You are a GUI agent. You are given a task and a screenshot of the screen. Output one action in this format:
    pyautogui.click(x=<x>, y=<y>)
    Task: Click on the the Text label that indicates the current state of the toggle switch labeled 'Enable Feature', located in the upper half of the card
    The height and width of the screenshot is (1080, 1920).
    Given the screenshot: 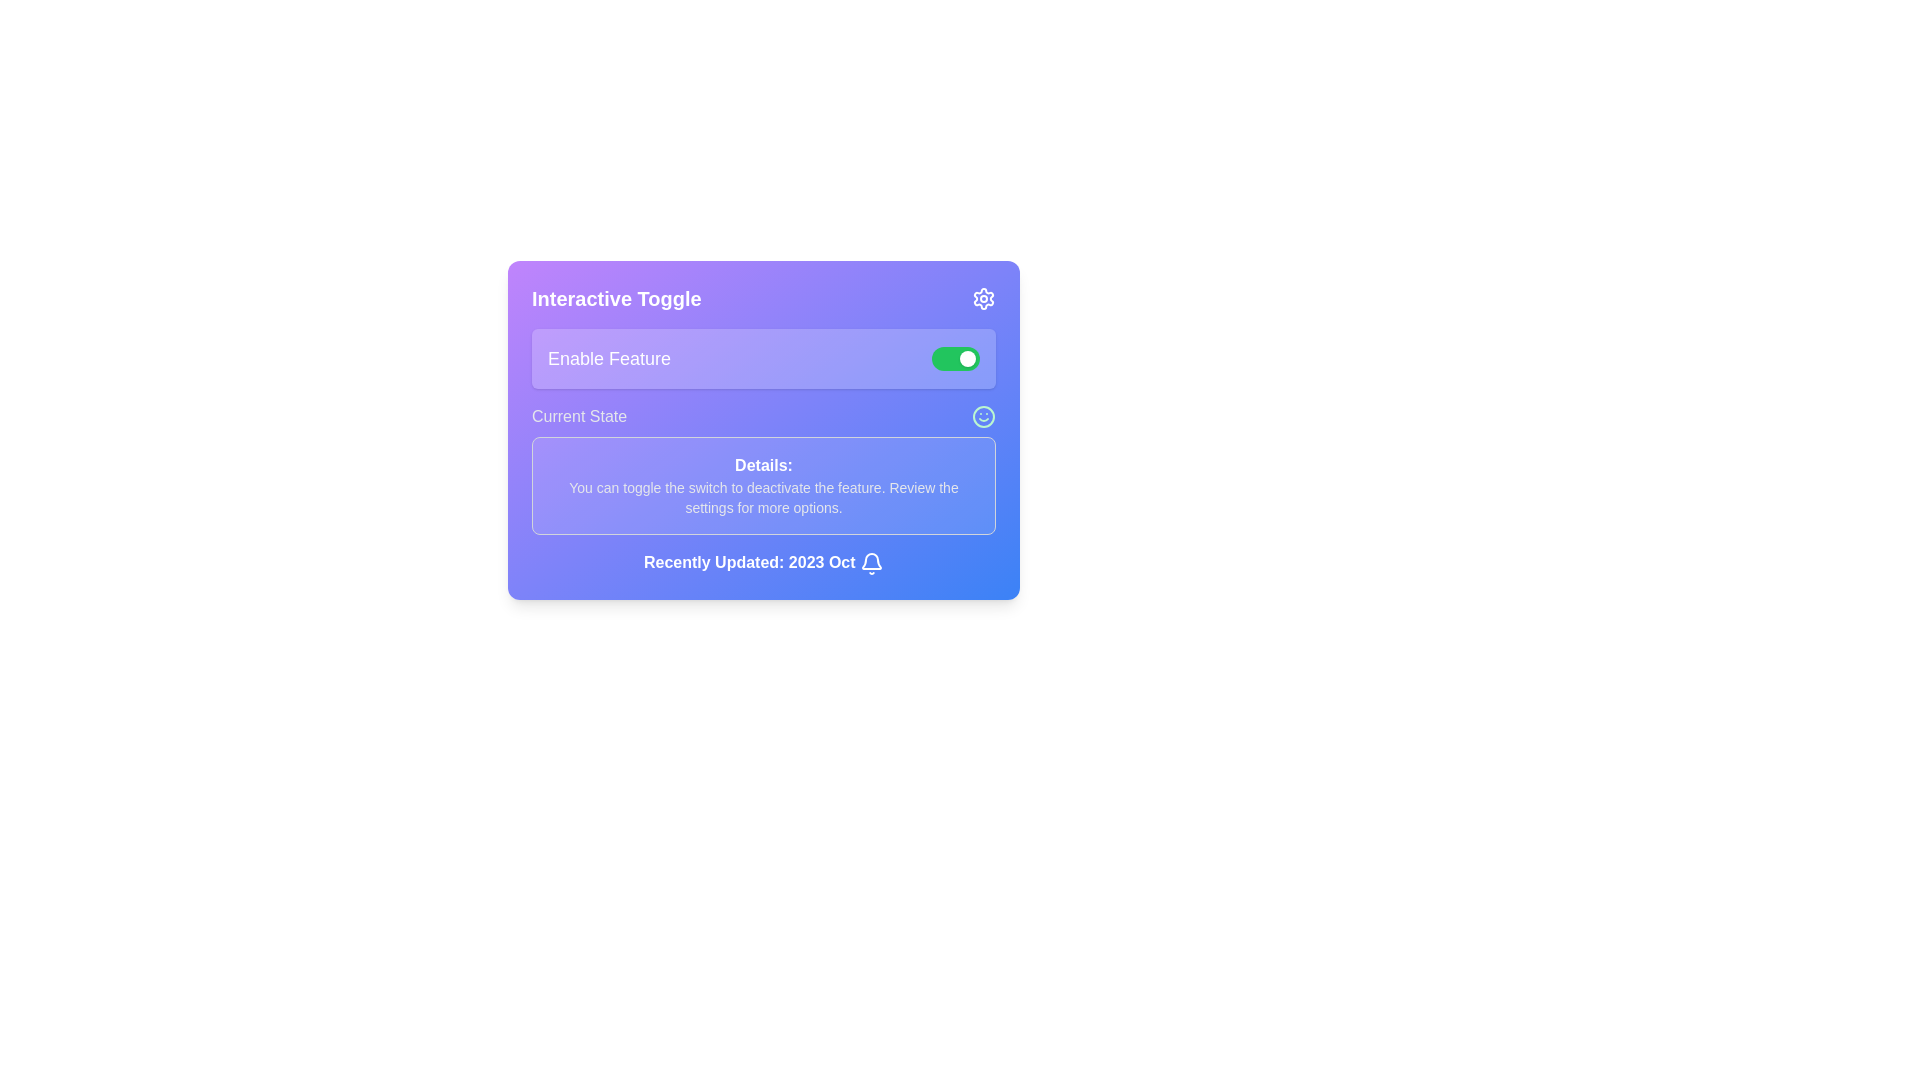 What is the action you would take?
    pyautogui.click(x=578, y=415)
    